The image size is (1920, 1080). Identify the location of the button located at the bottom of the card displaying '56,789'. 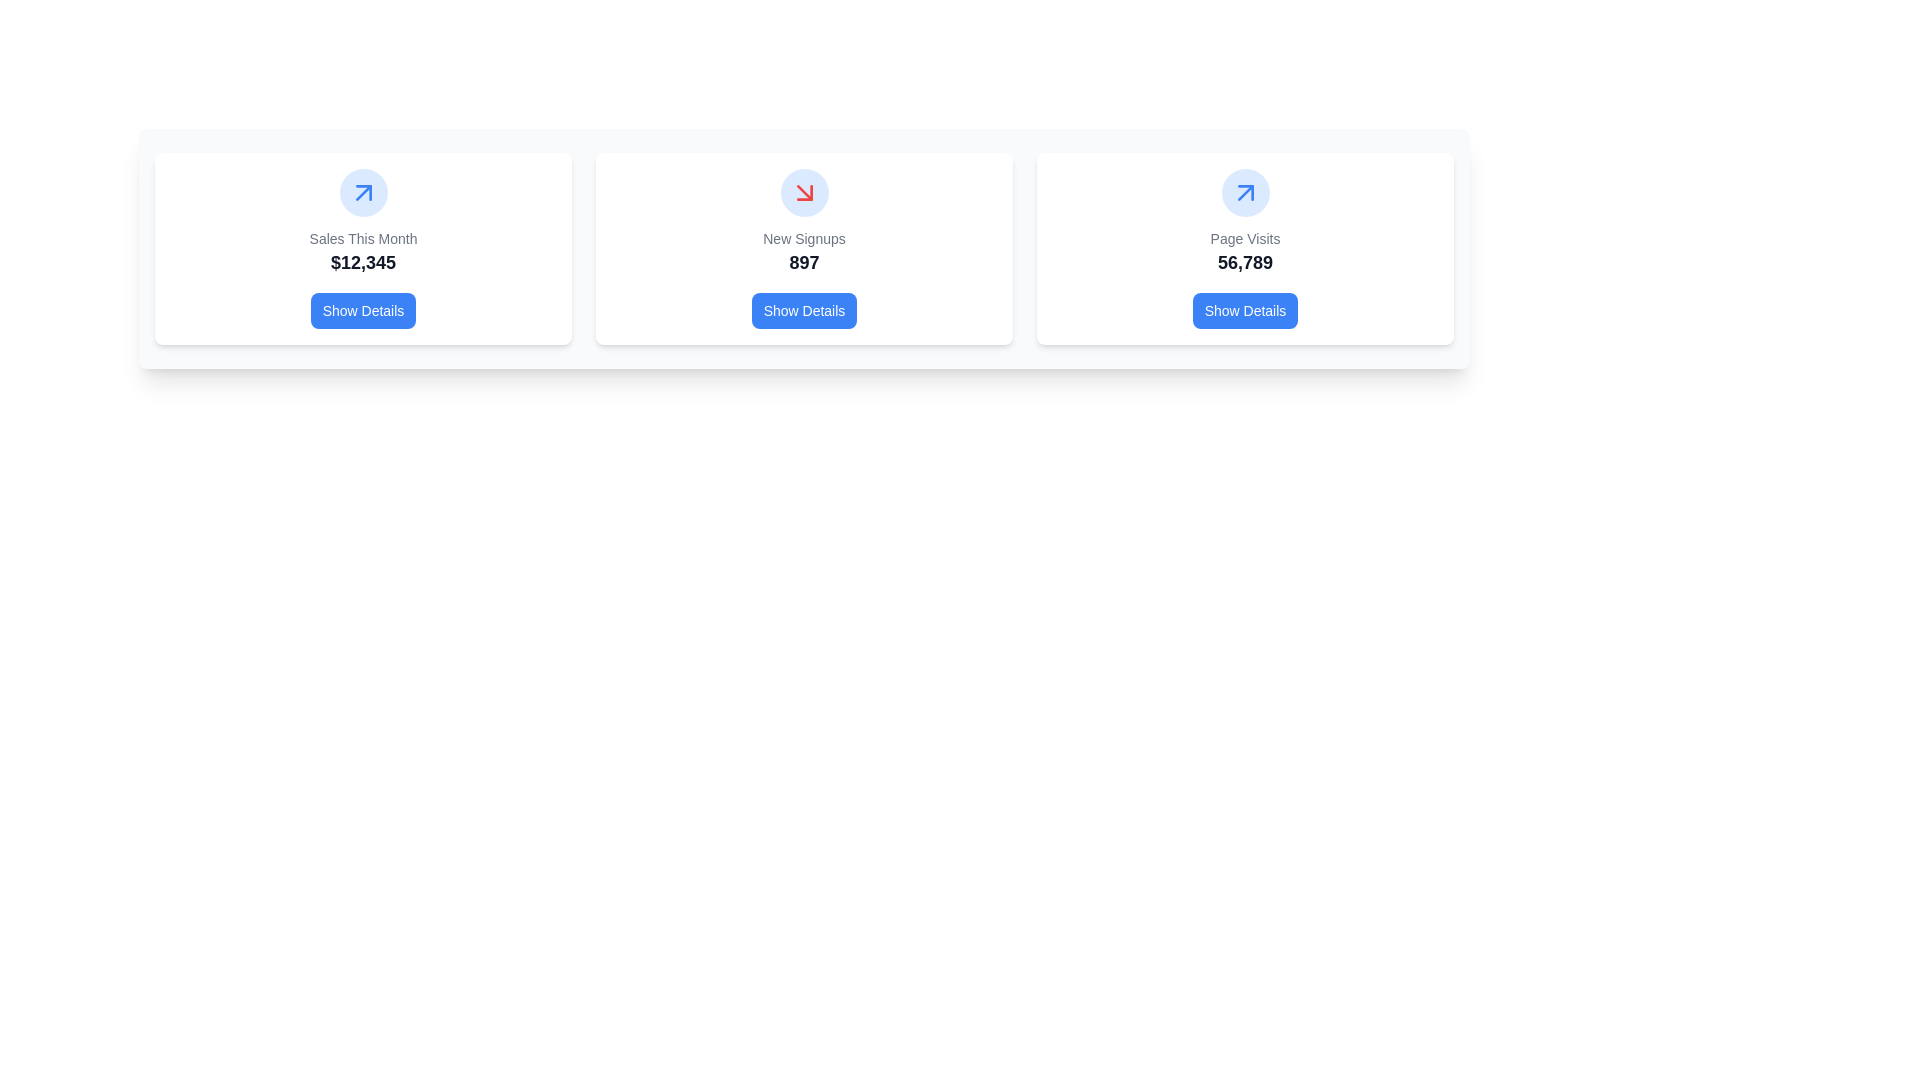
(1244, 311).